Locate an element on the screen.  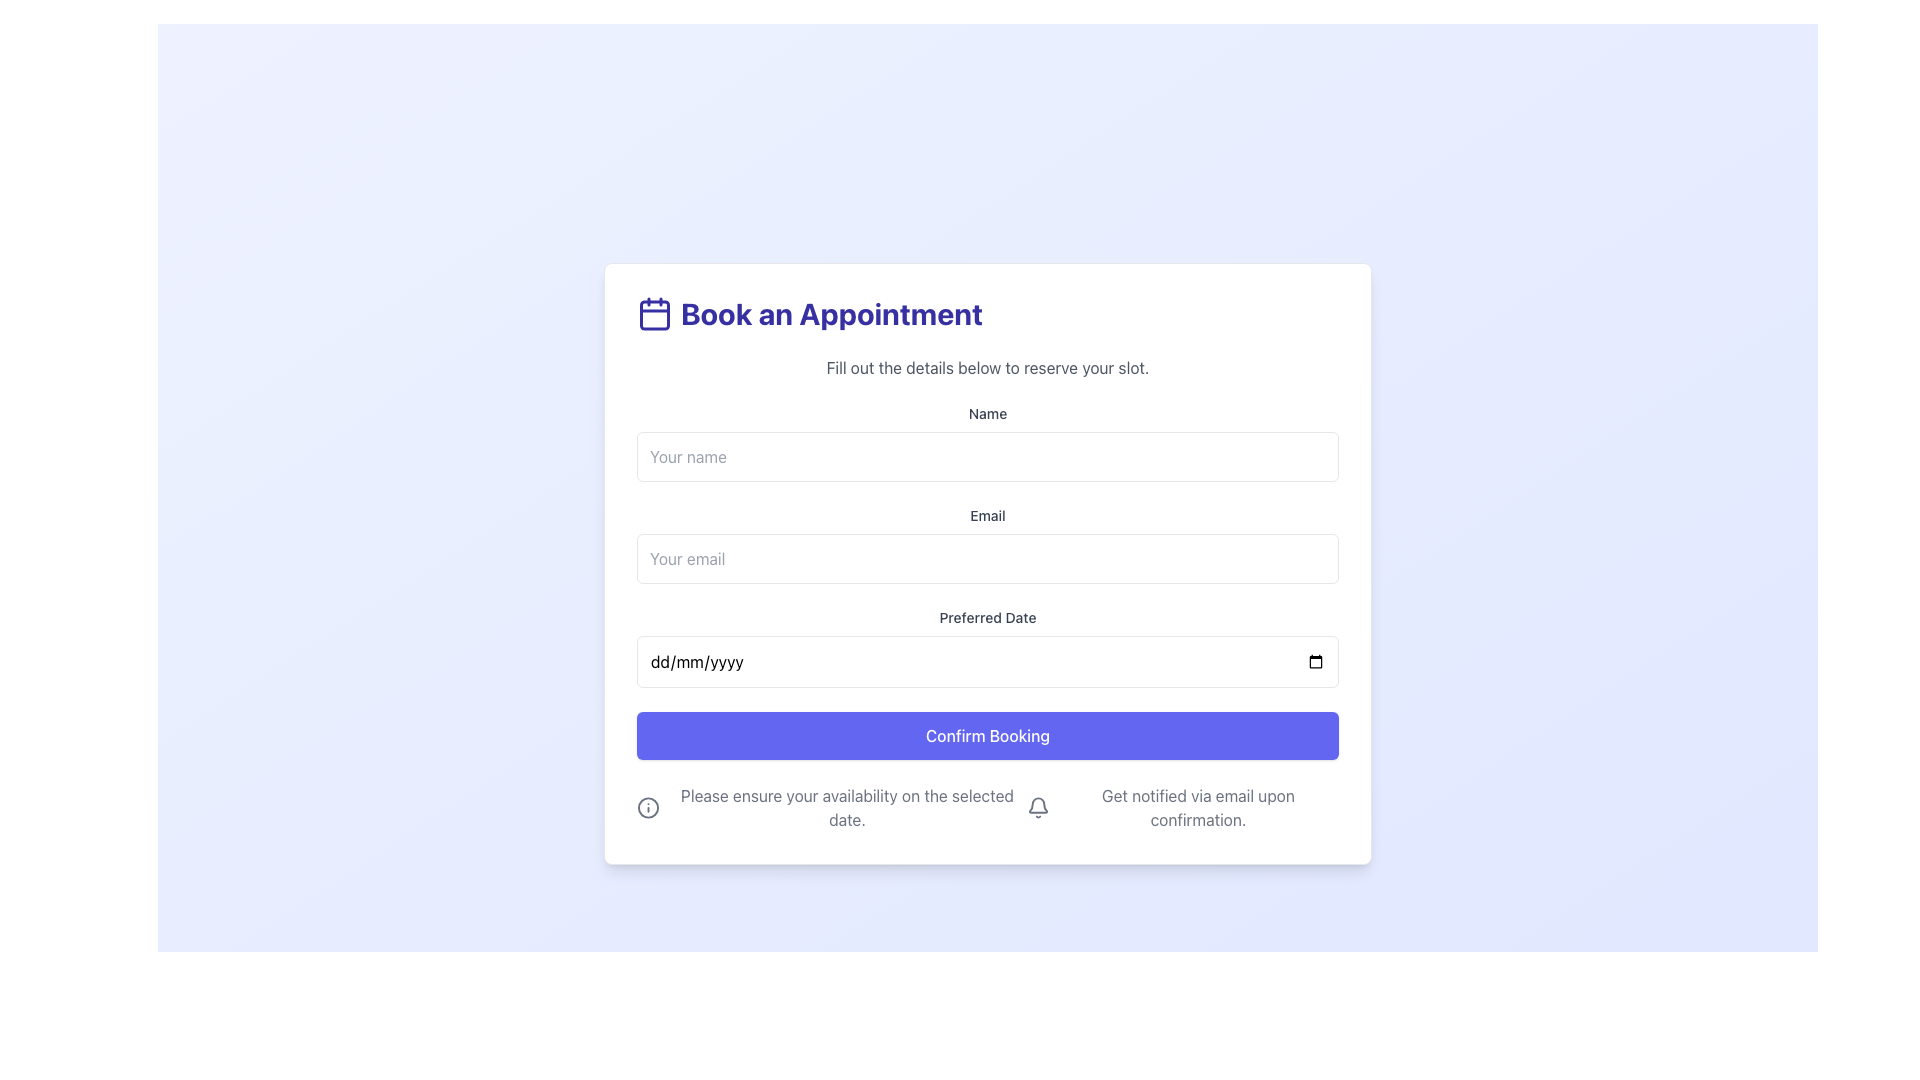
the notification indicator located in the lower right section of the interface to read the information it displays about email updates related to confirmations is located at coordinates (1182, 806).